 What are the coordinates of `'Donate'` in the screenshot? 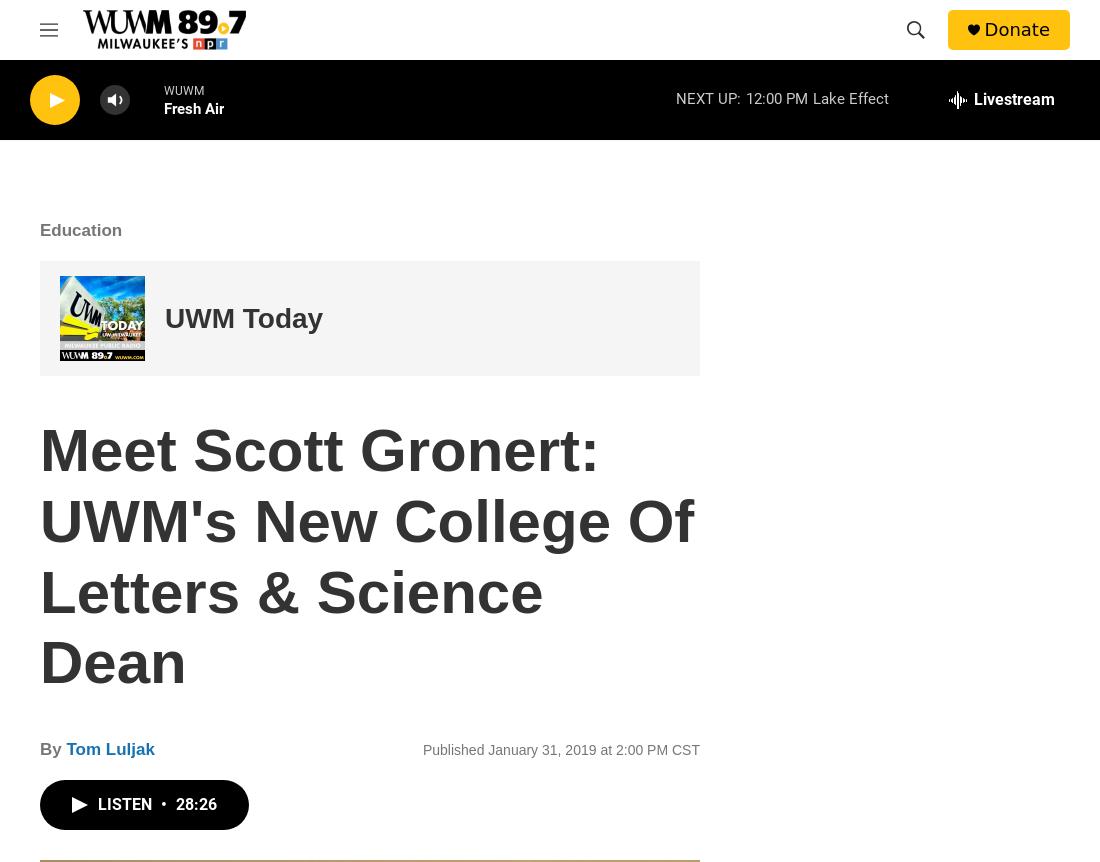 It's located at (1015, 28).